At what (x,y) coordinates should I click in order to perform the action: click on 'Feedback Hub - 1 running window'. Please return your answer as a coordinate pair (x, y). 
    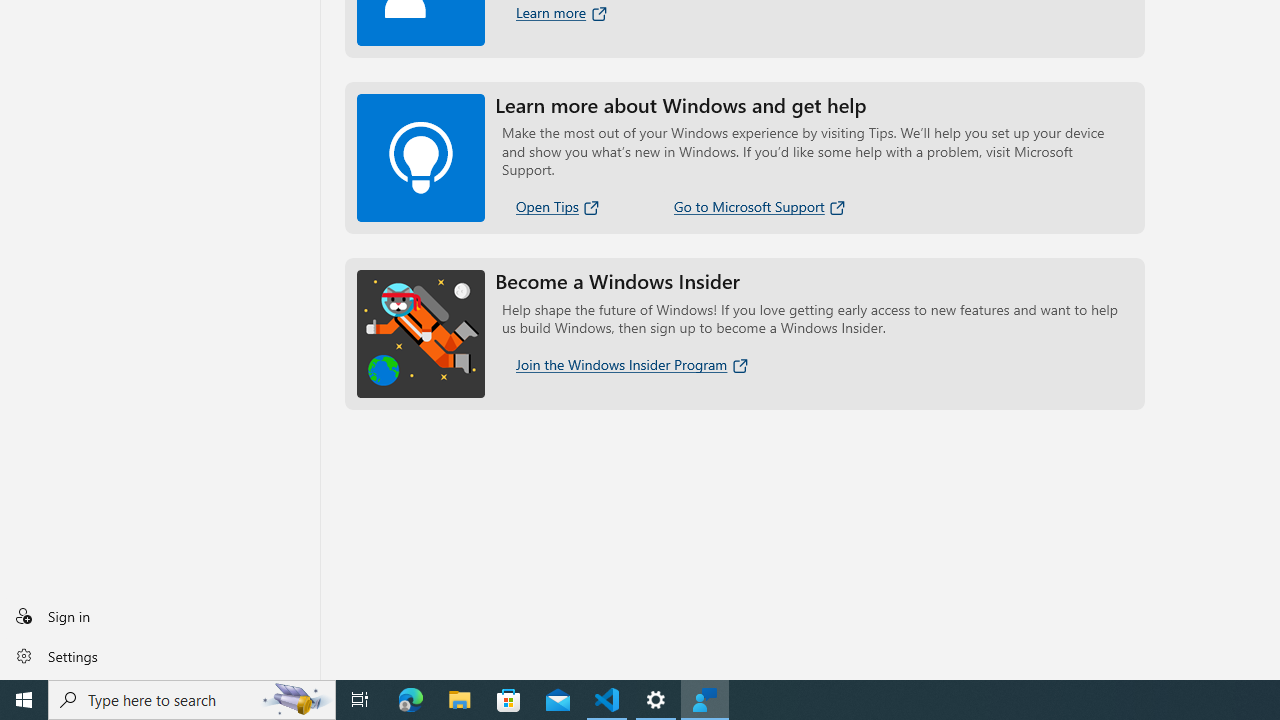
    Looking at the image, I should click on (705, 698).